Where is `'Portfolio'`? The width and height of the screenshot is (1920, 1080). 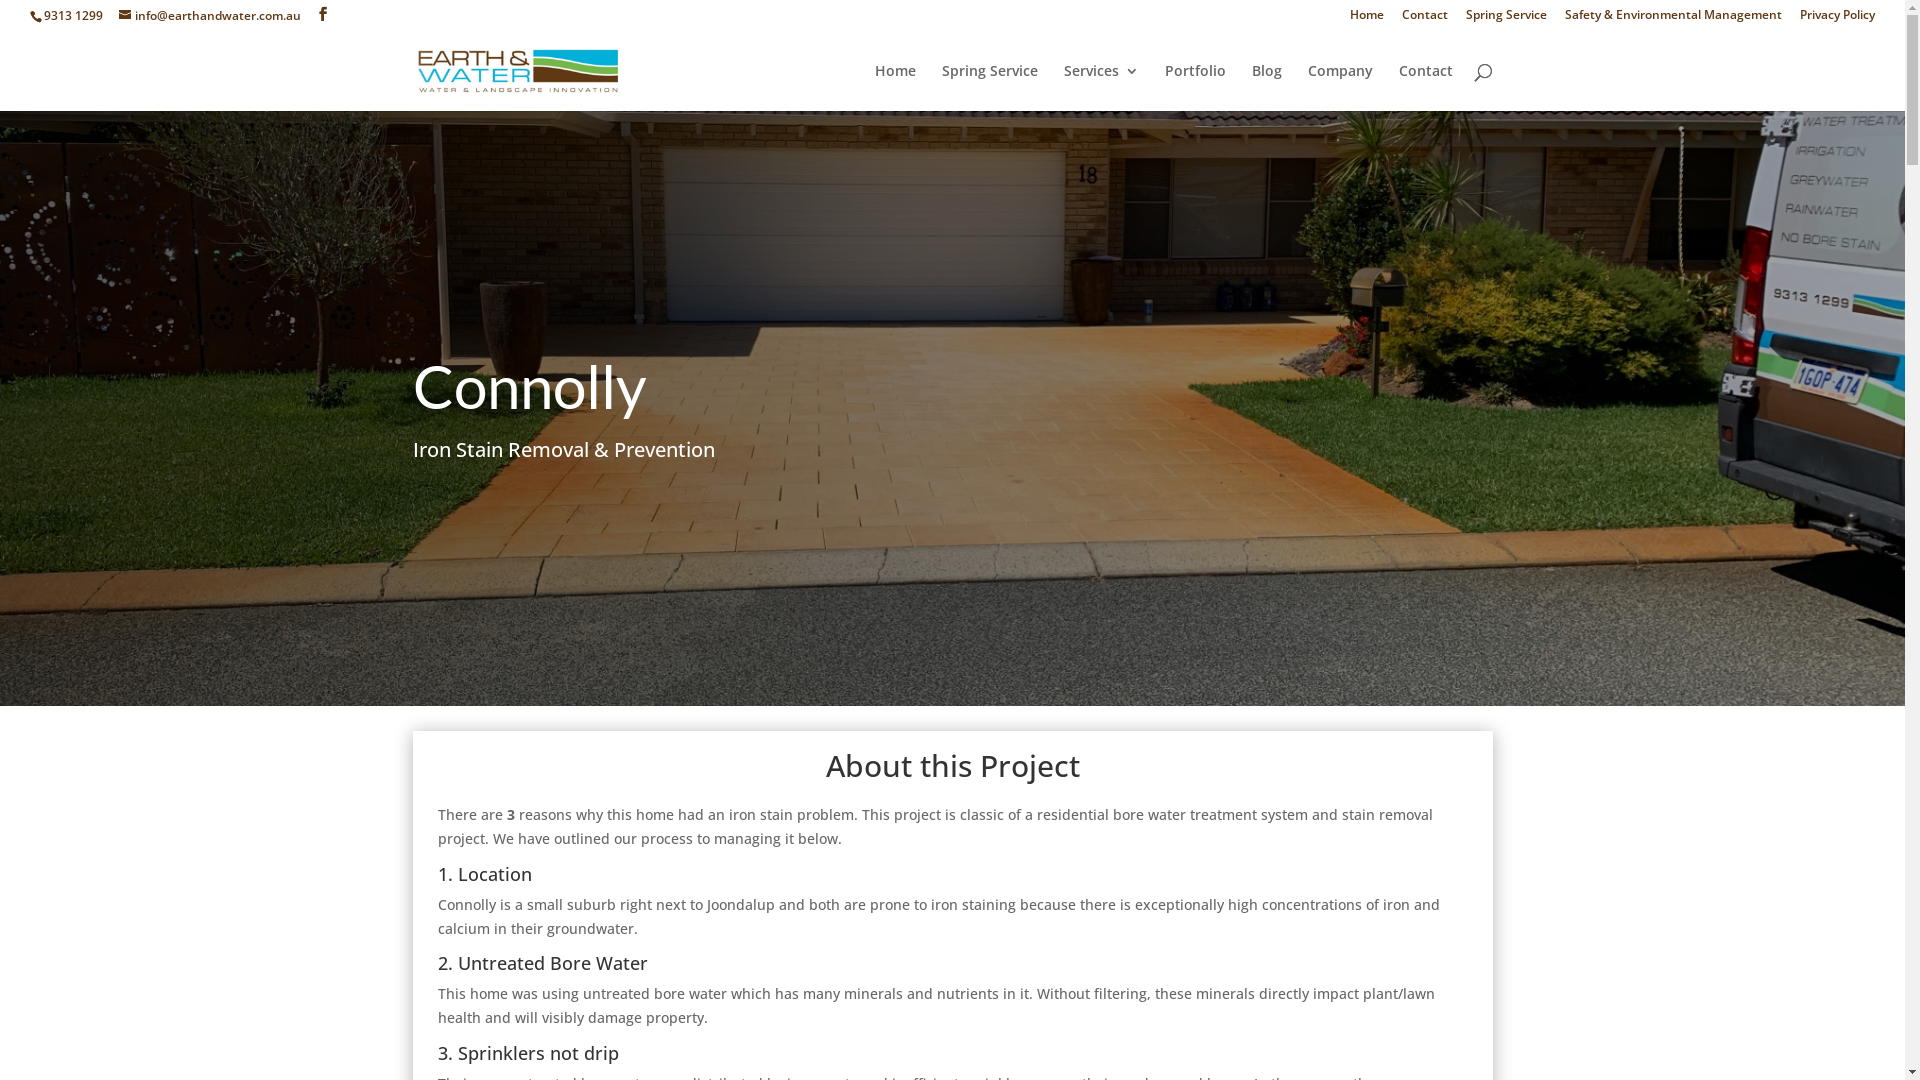
'Portfolio' is located at coordinates (1194, 86).